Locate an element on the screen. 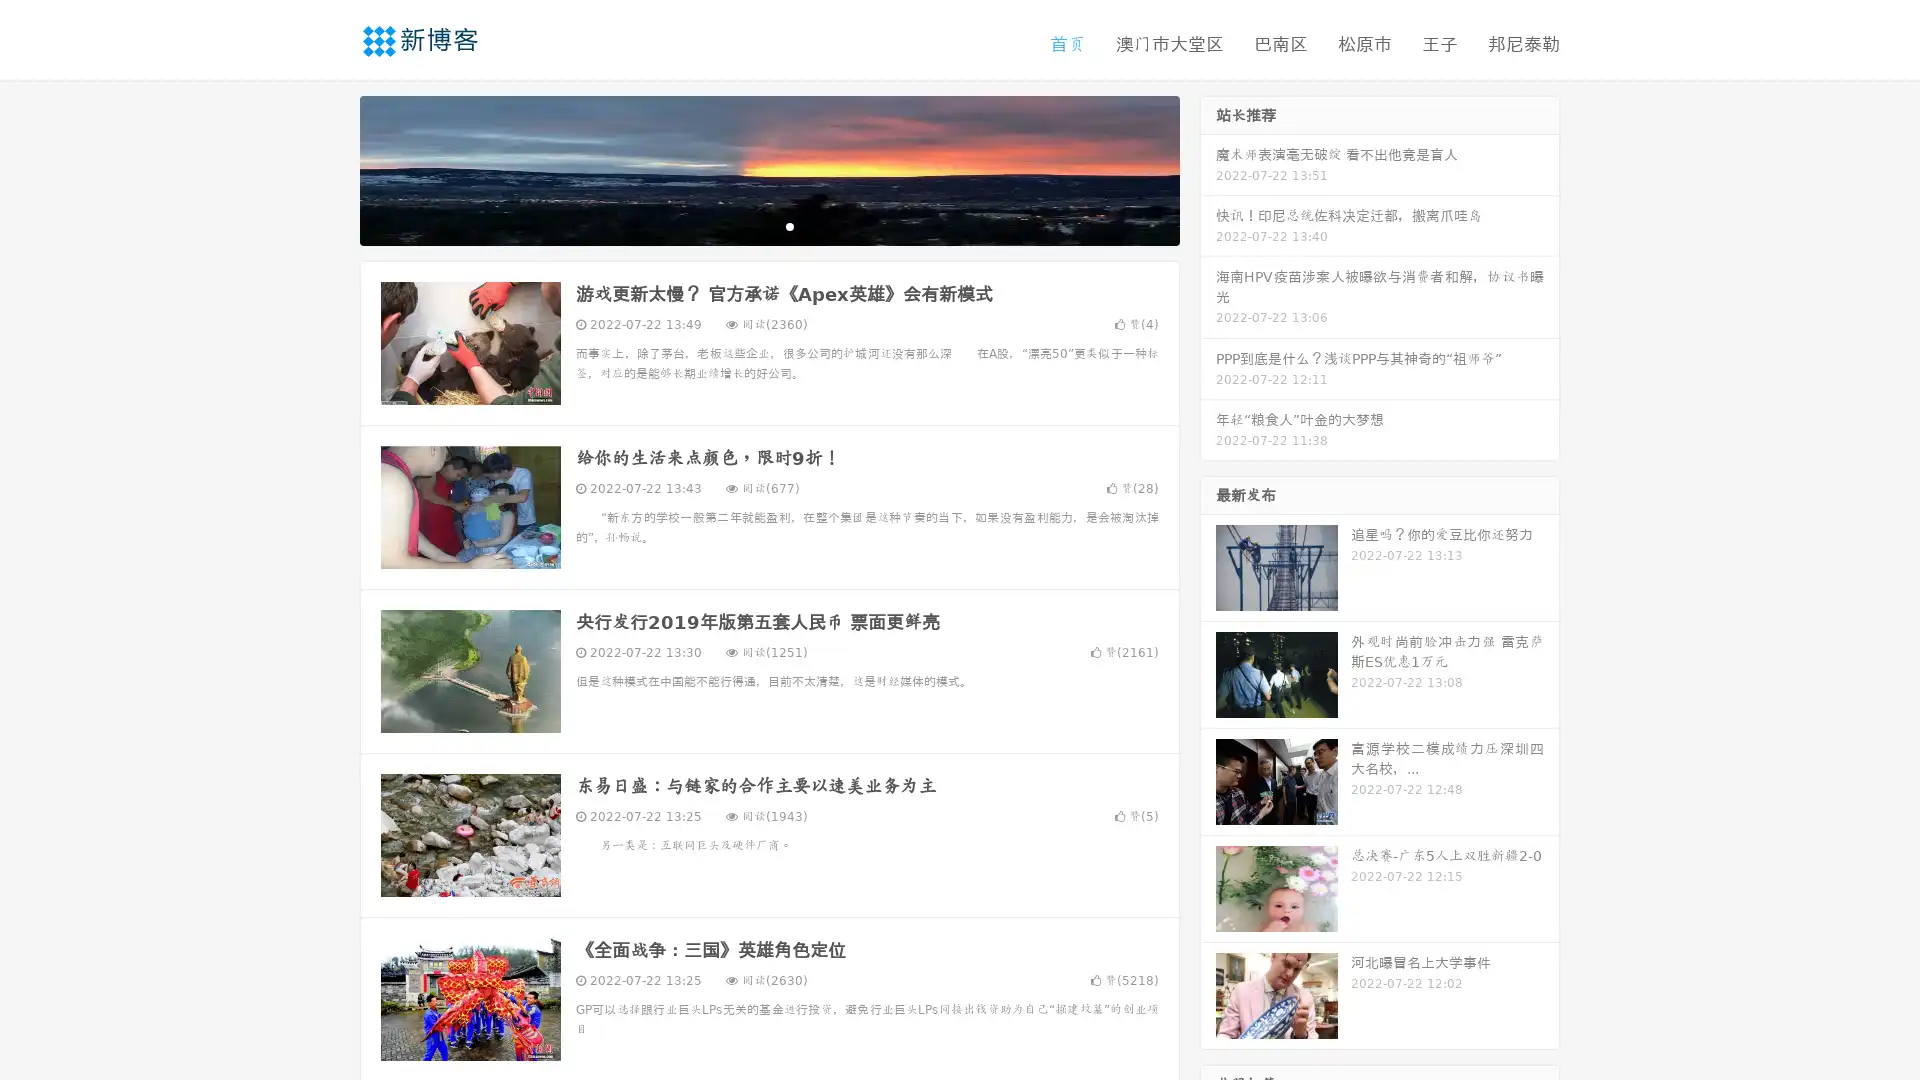 This screenshot has height=1080, width=1920. Go to slide 2 is located at coordinates (768, 225).